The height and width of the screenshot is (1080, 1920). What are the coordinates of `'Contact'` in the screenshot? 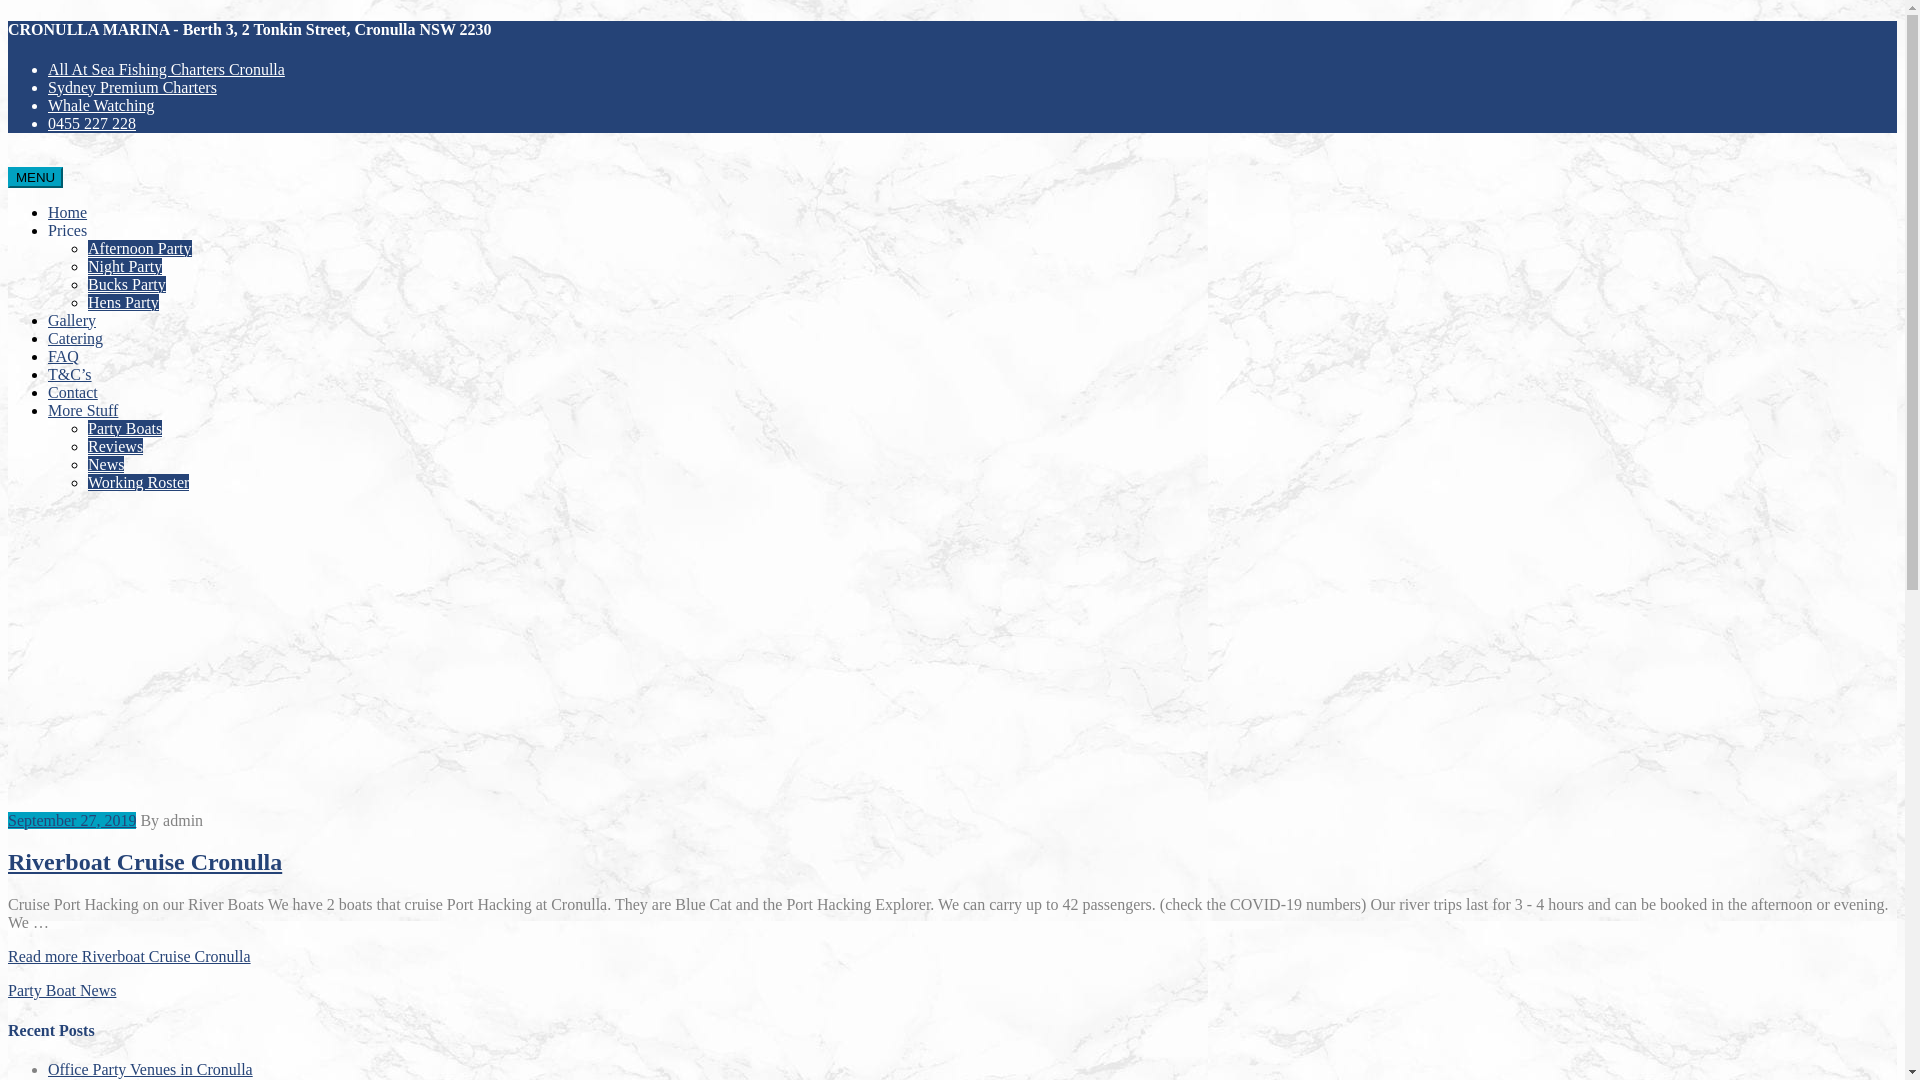 It's located at (48, 392).